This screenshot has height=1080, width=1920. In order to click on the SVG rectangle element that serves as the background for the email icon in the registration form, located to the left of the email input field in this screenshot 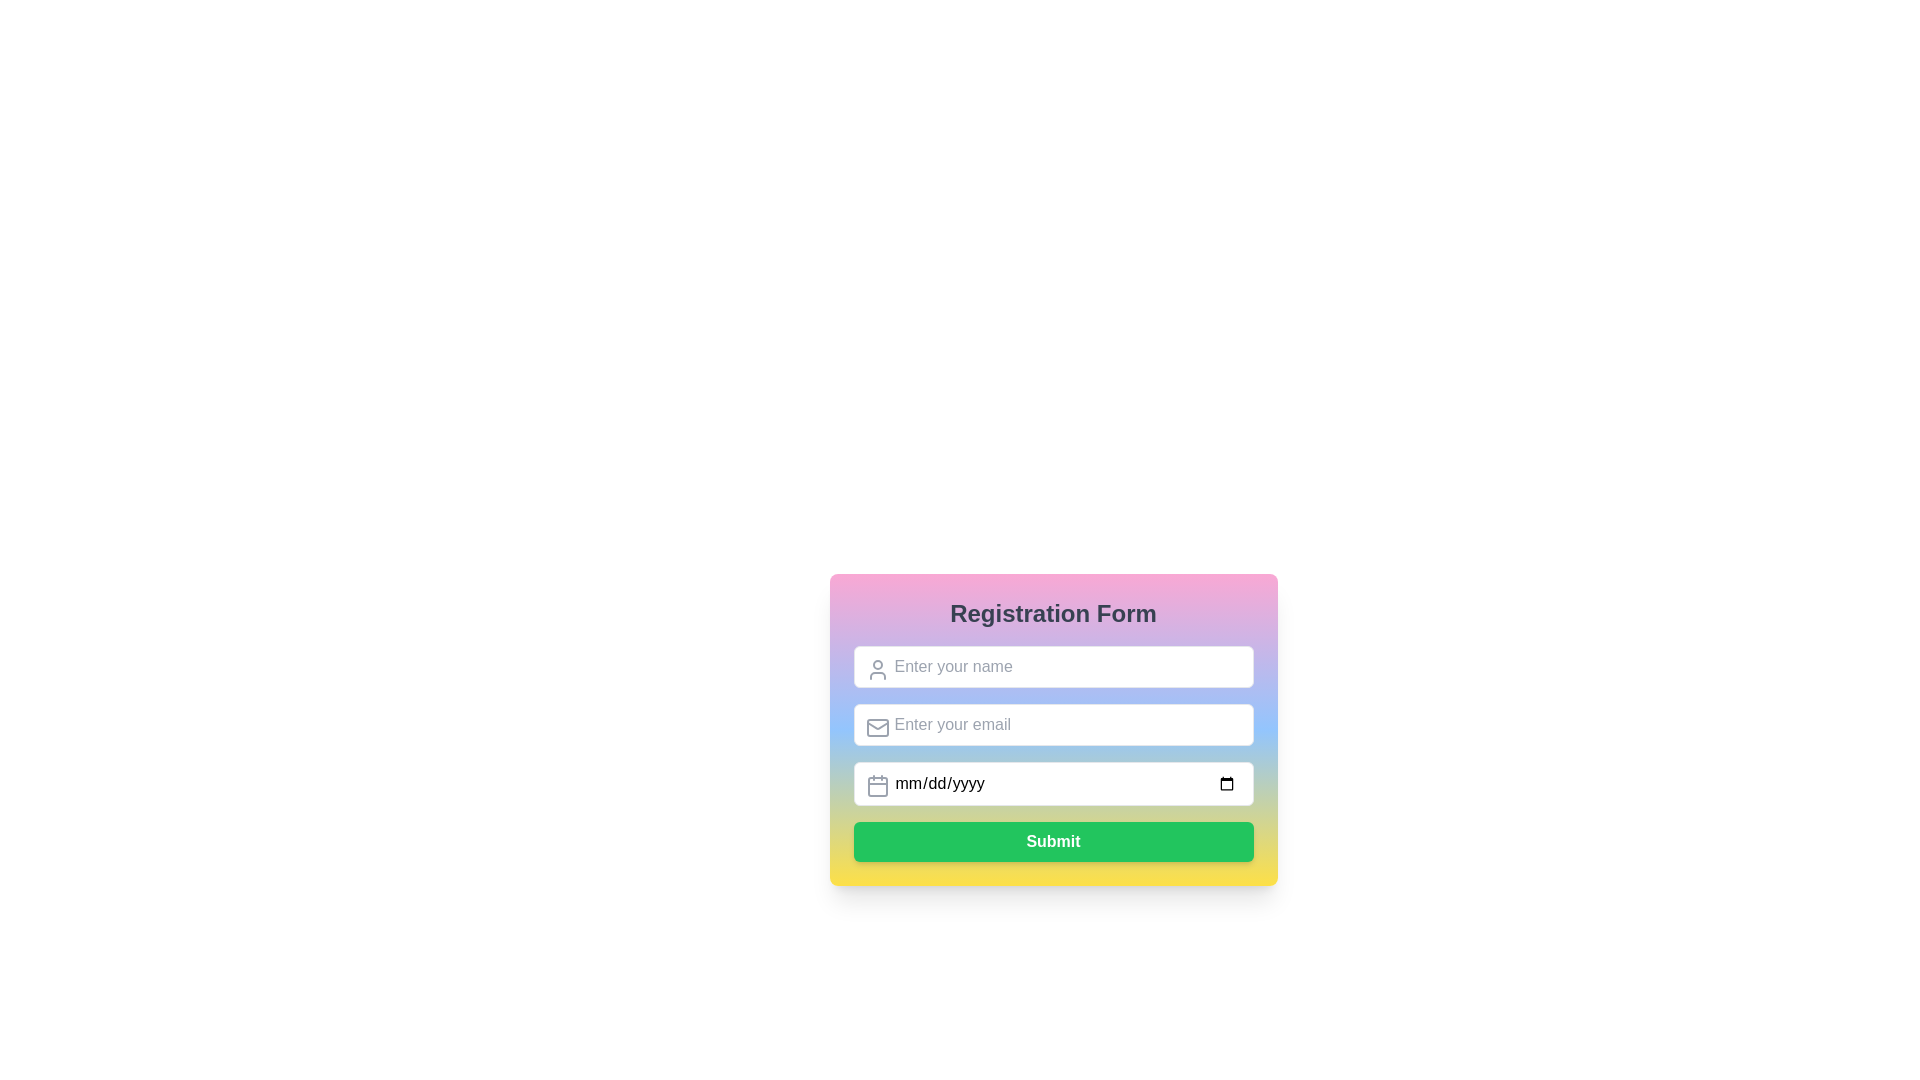, I will do `click(877, 728)`.